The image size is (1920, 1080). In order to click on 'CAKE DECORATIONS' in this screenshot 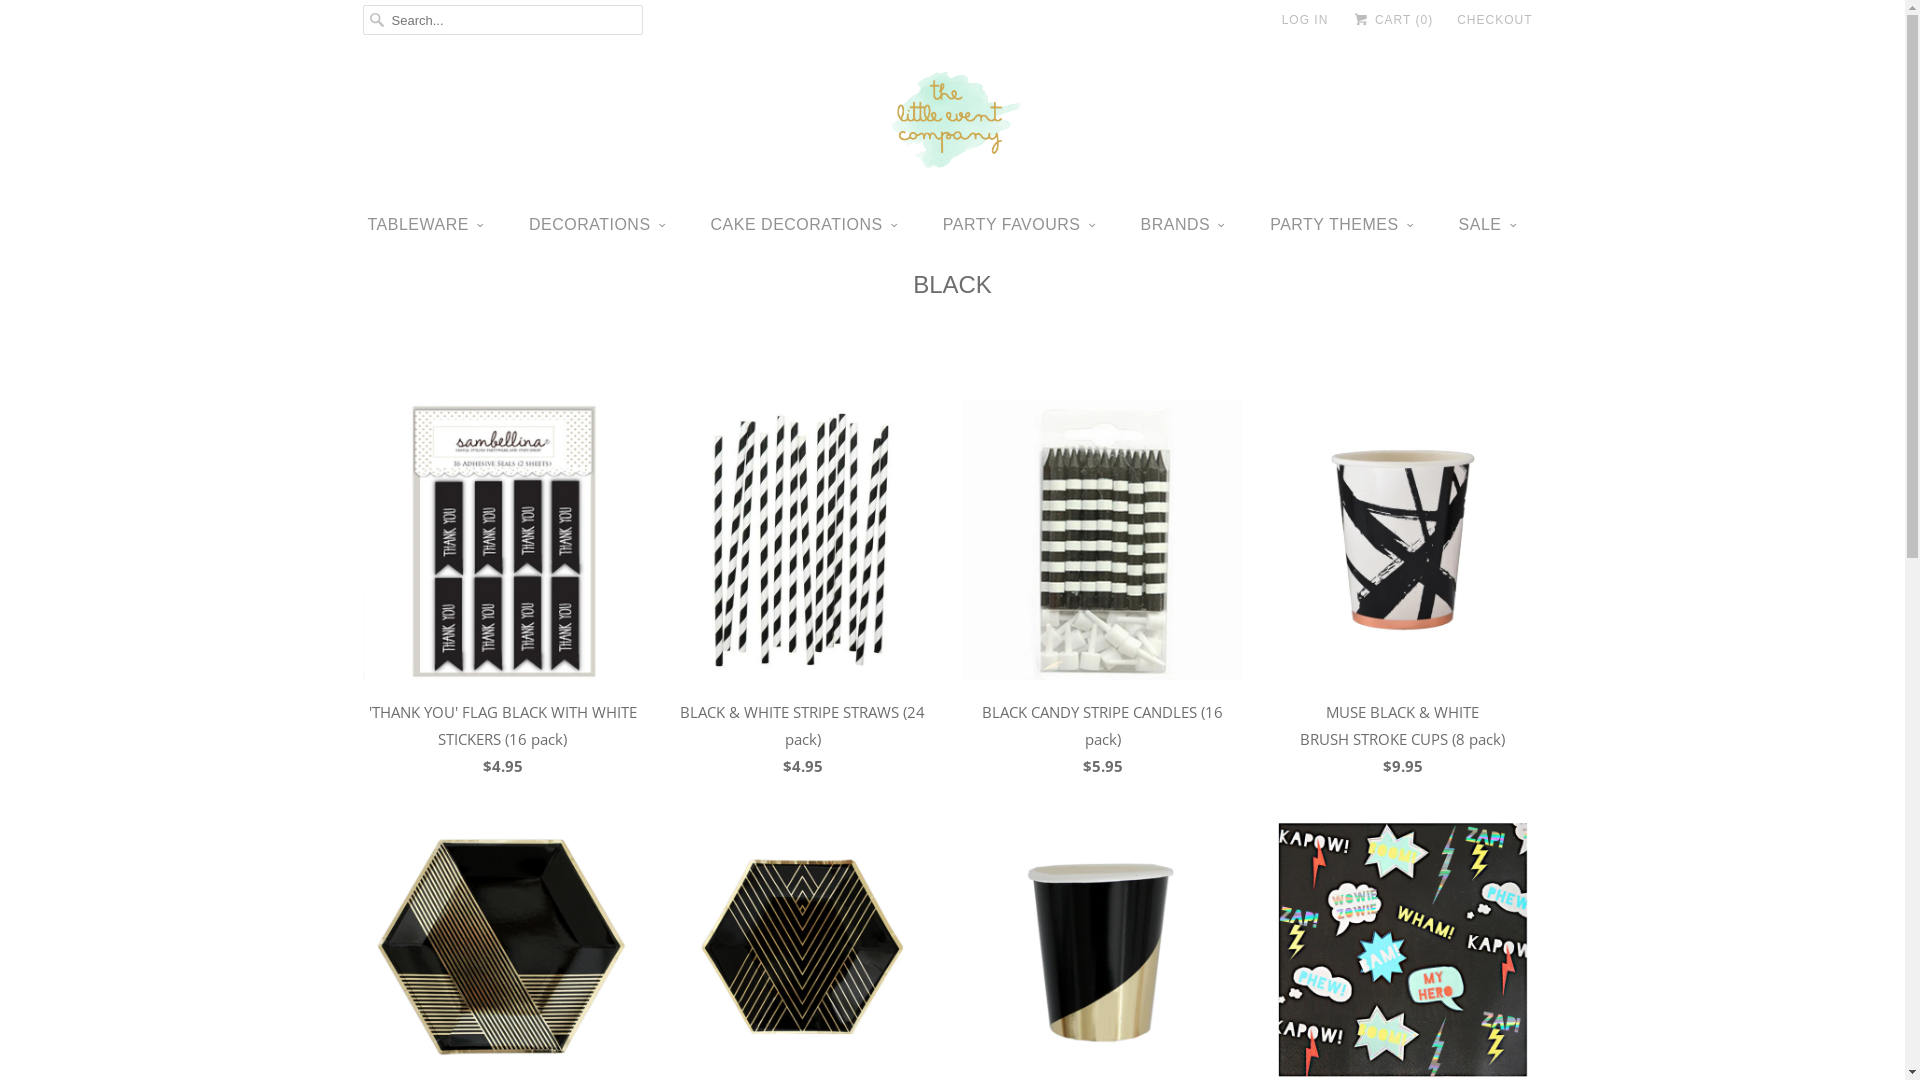, I will do `click(805, 225)`.